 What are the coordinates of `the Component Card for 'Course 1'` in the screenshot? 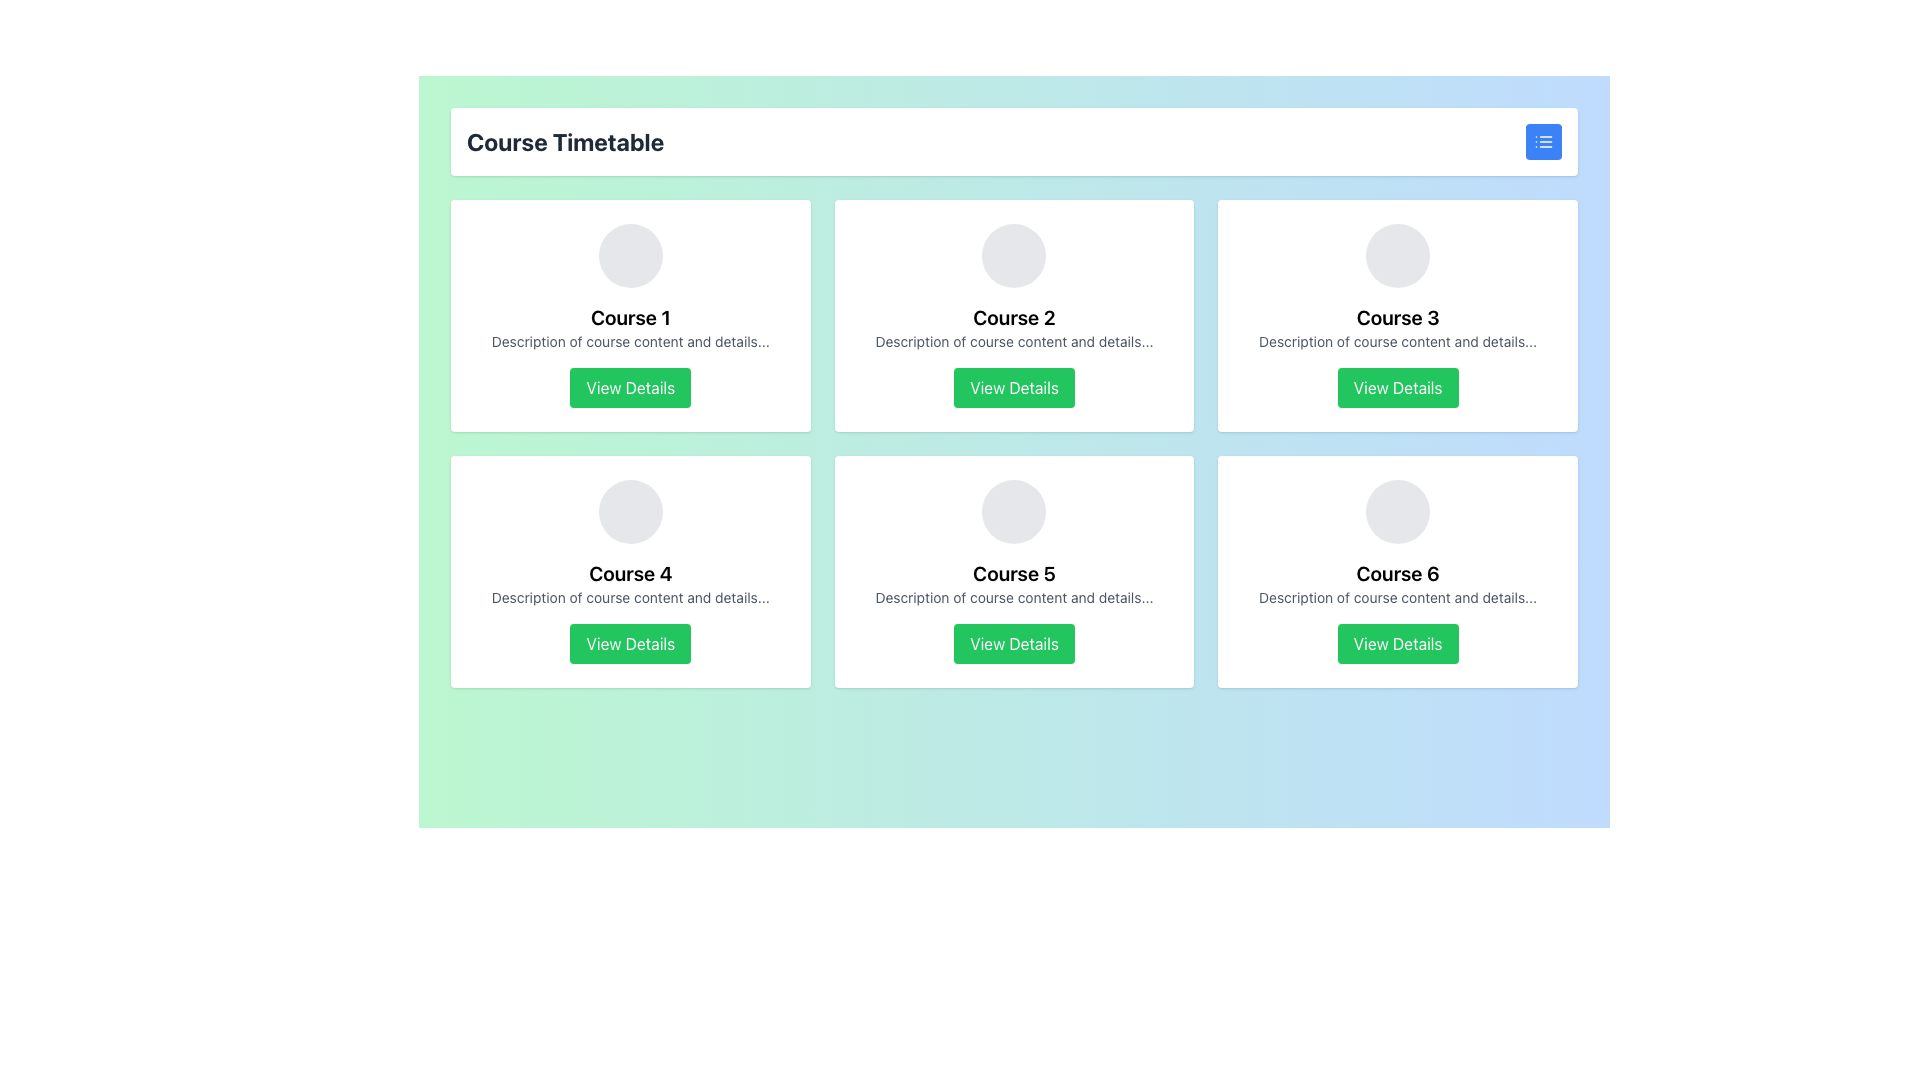 It's located at (629, 315).